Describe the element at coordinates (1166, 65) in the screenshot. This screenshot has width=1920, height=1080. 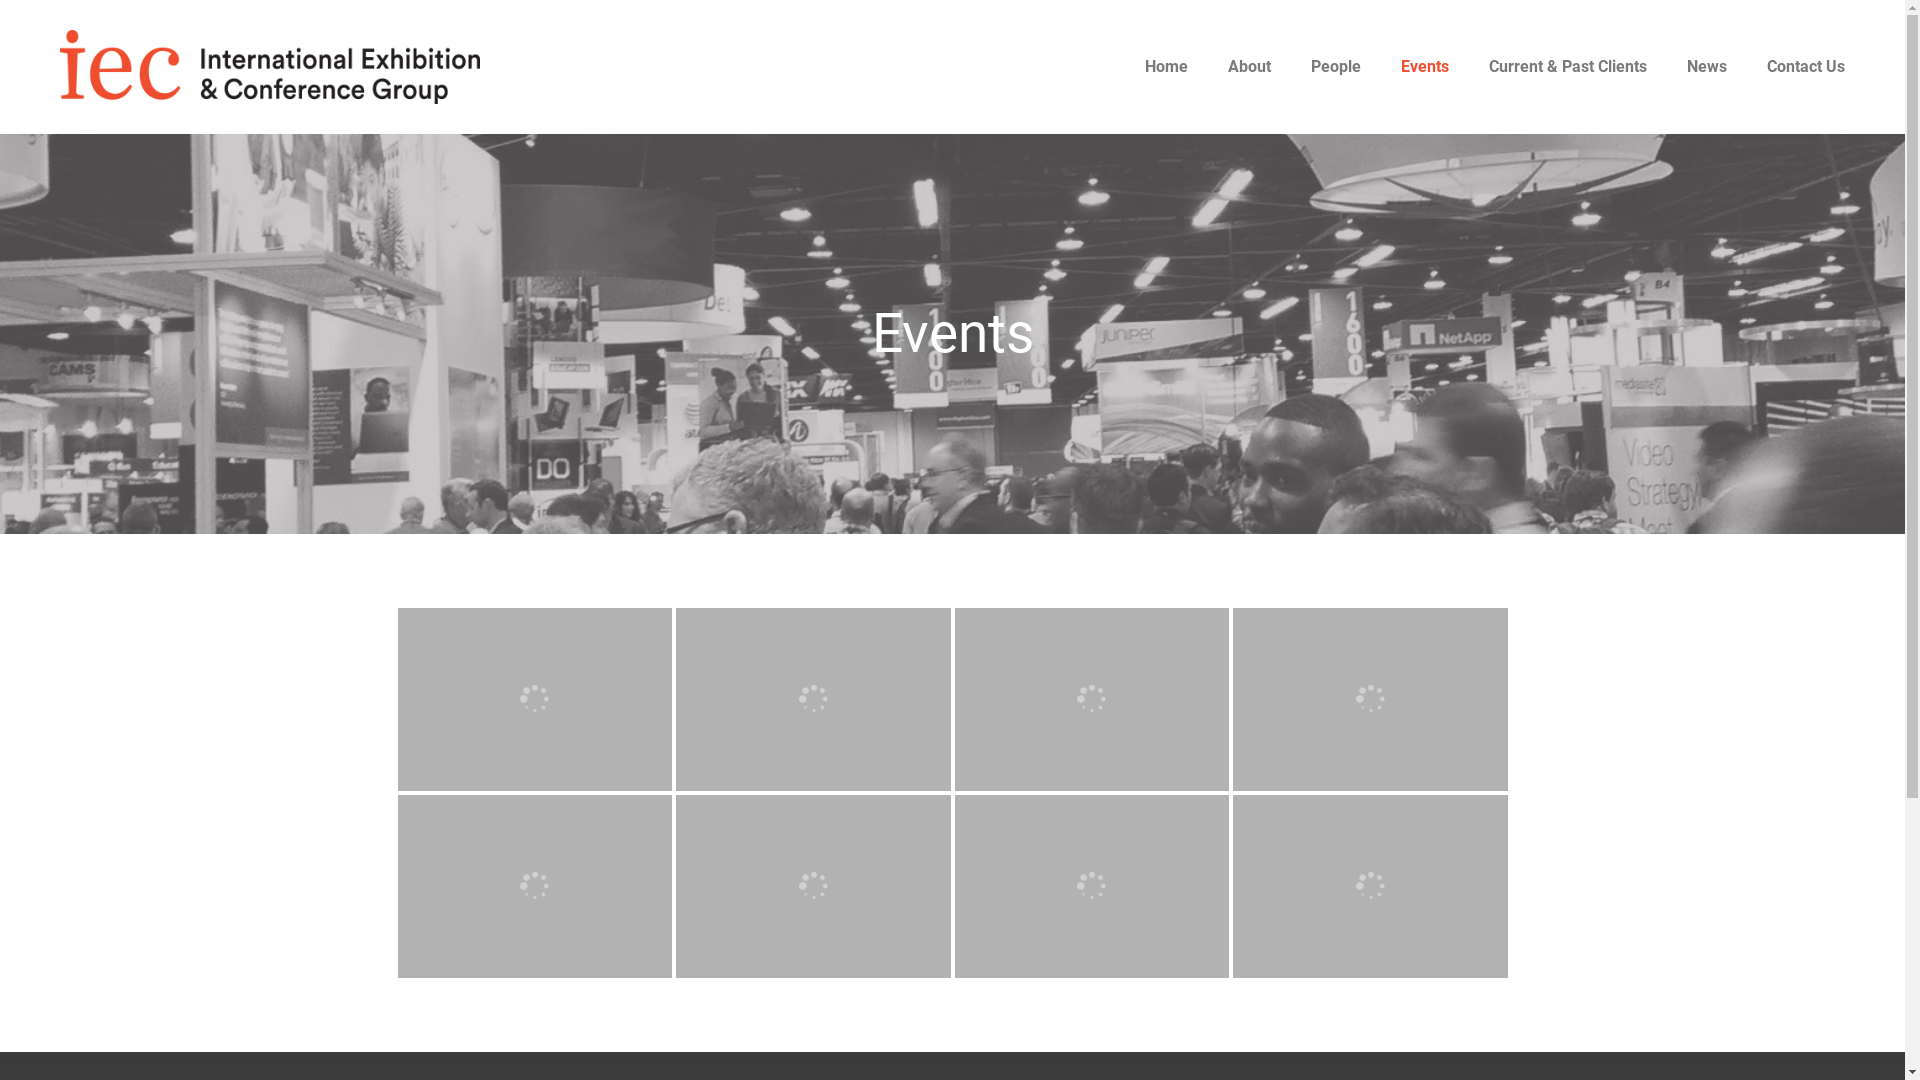
I see `'Home'` at that location.